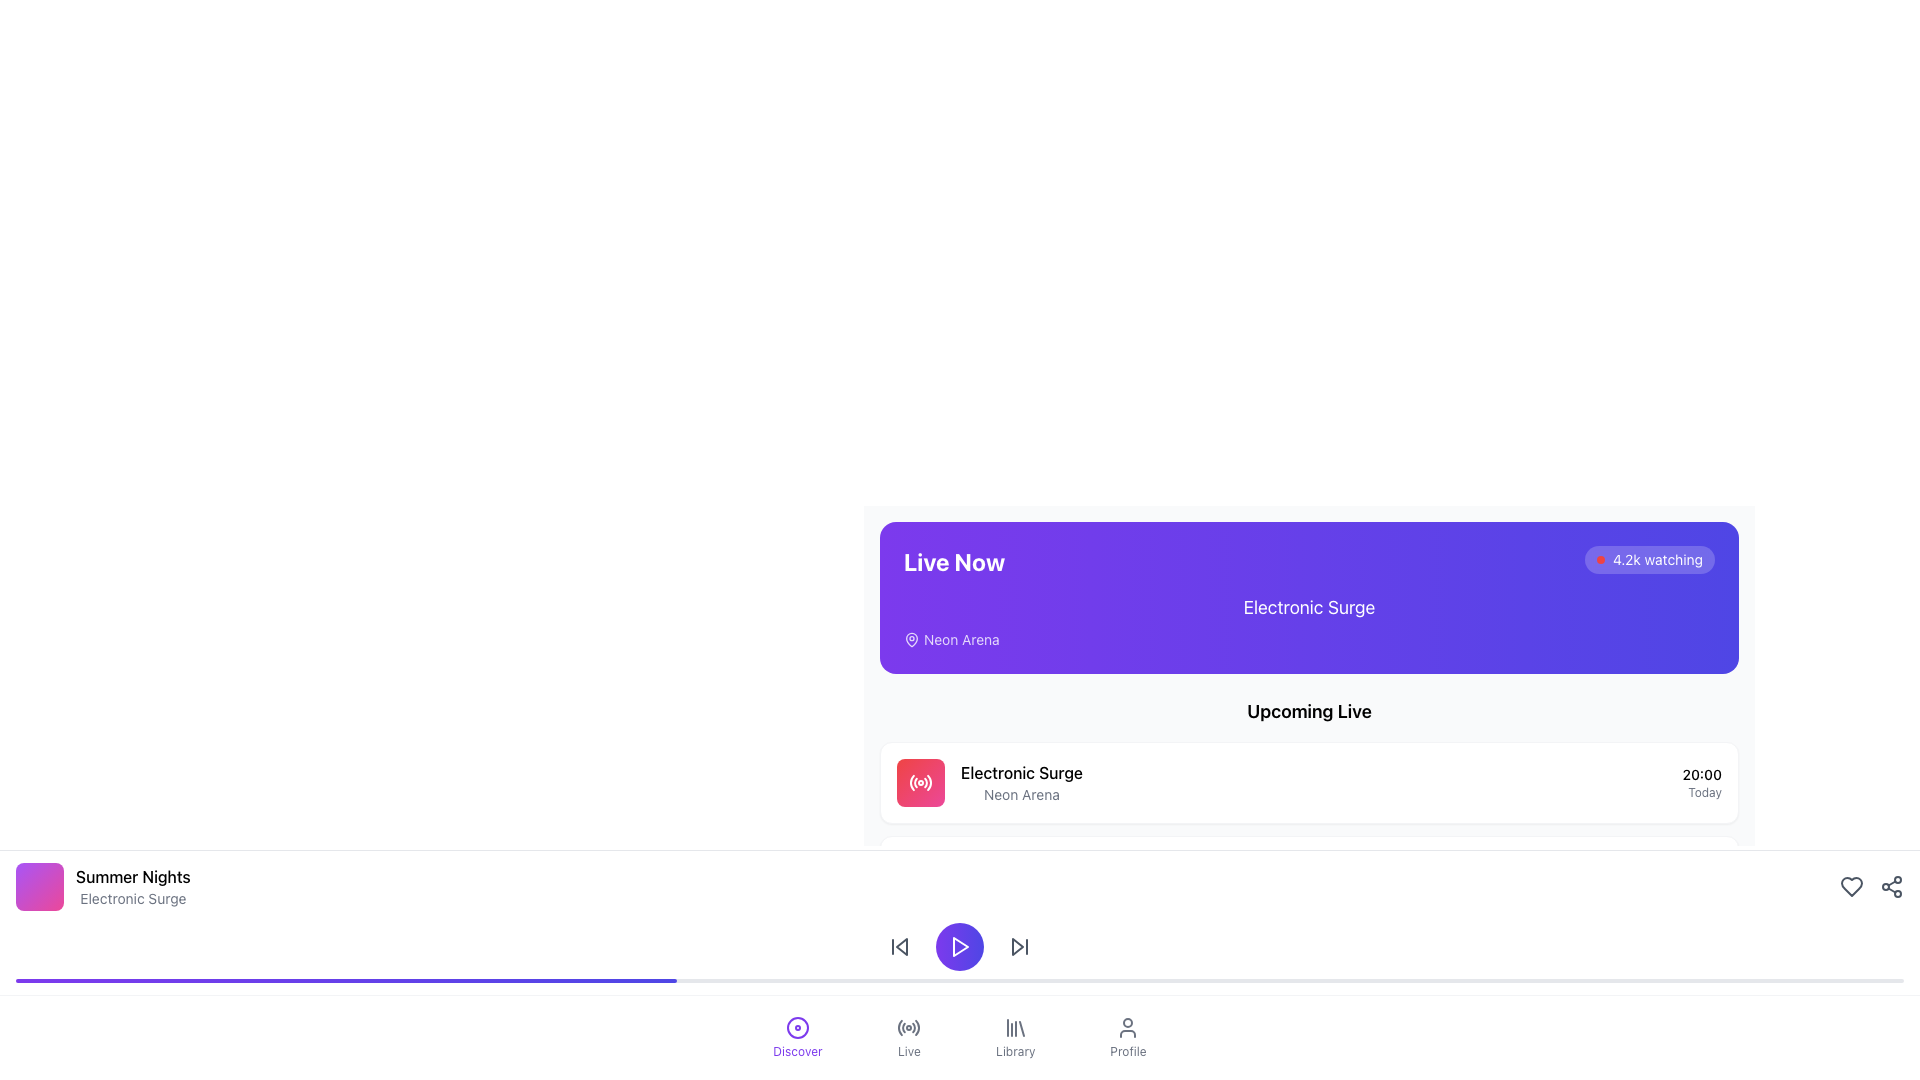  Describe the element at coordinates (1128, 1036) in the screenshot. I see `the 'Profile' button in the bottom navigation bar, which features a user icon and the text 'Profile'` at that location.